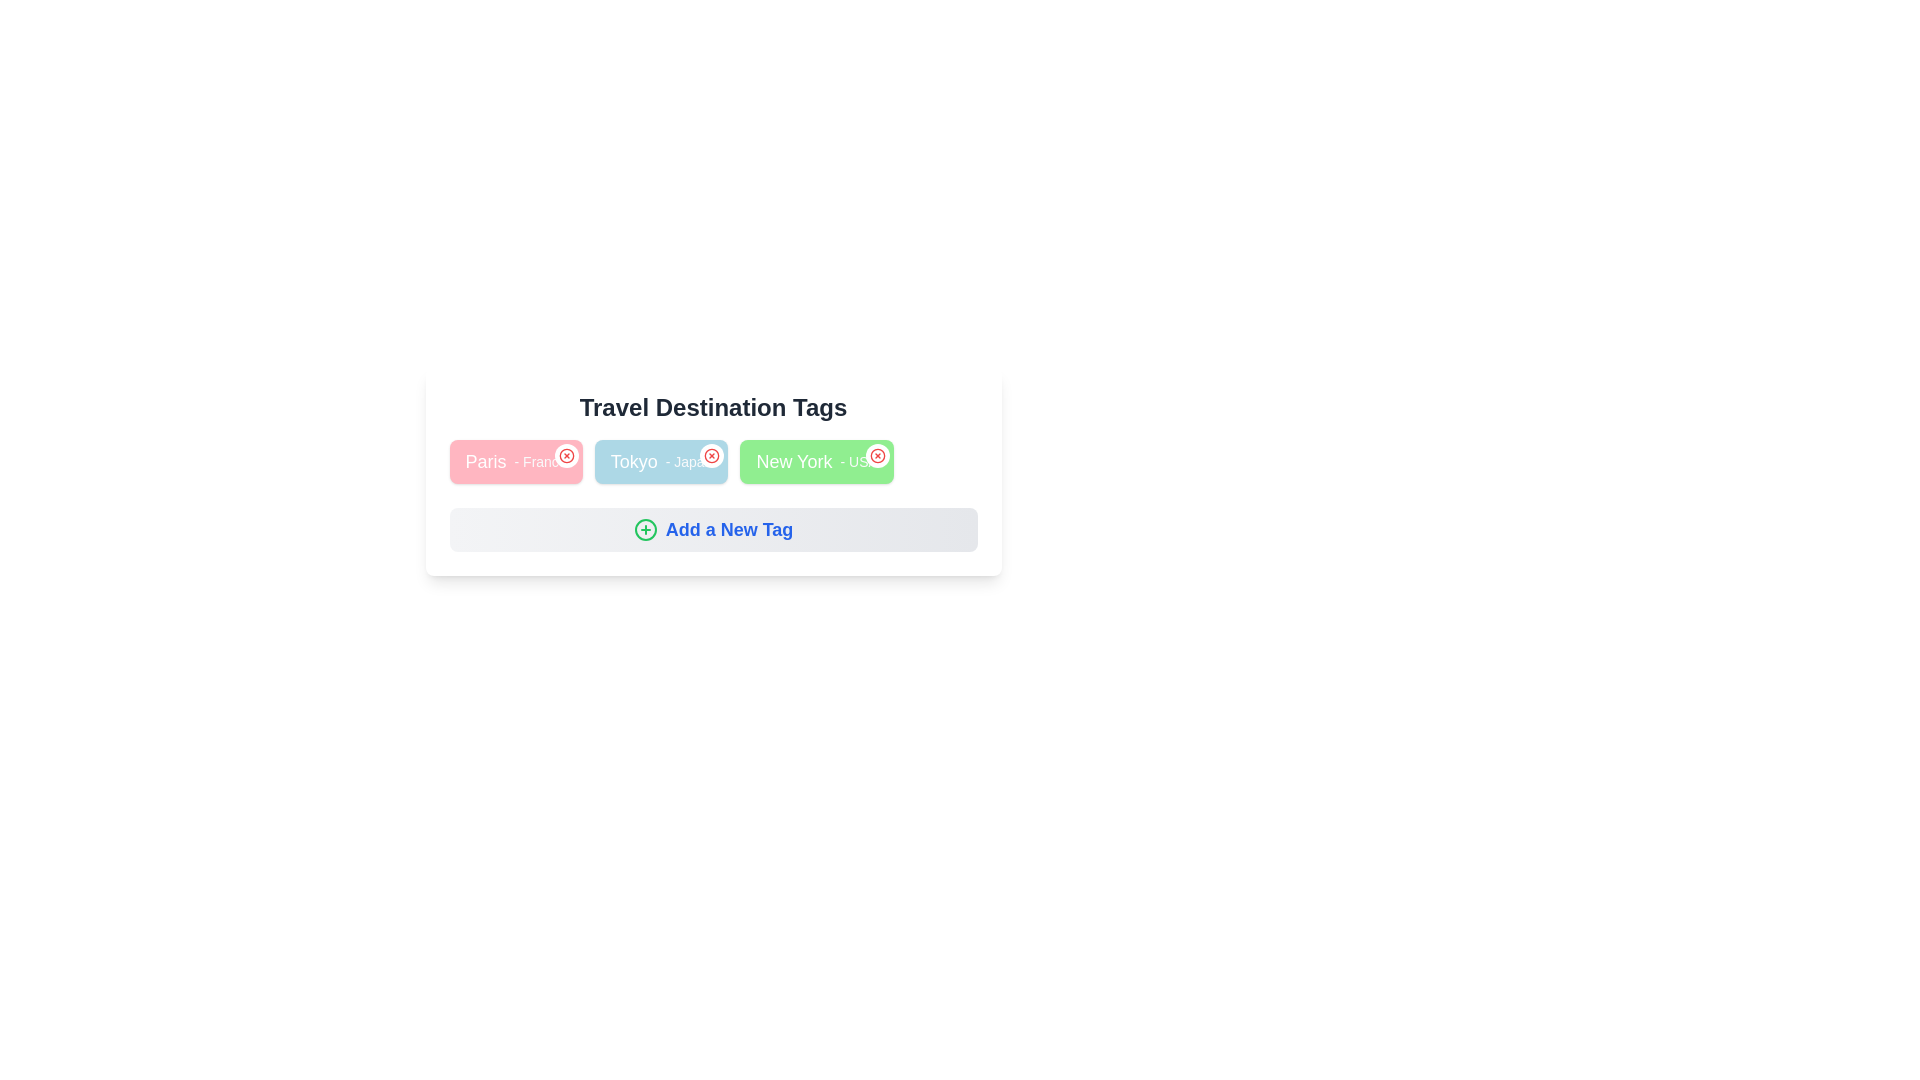 This screenshot has width=1920, height=1080. What do you see at coordinates (565, 455) in the screenshot?
I see `the close button of the tag labeled Paris- France` at bounding box center [565, 455].